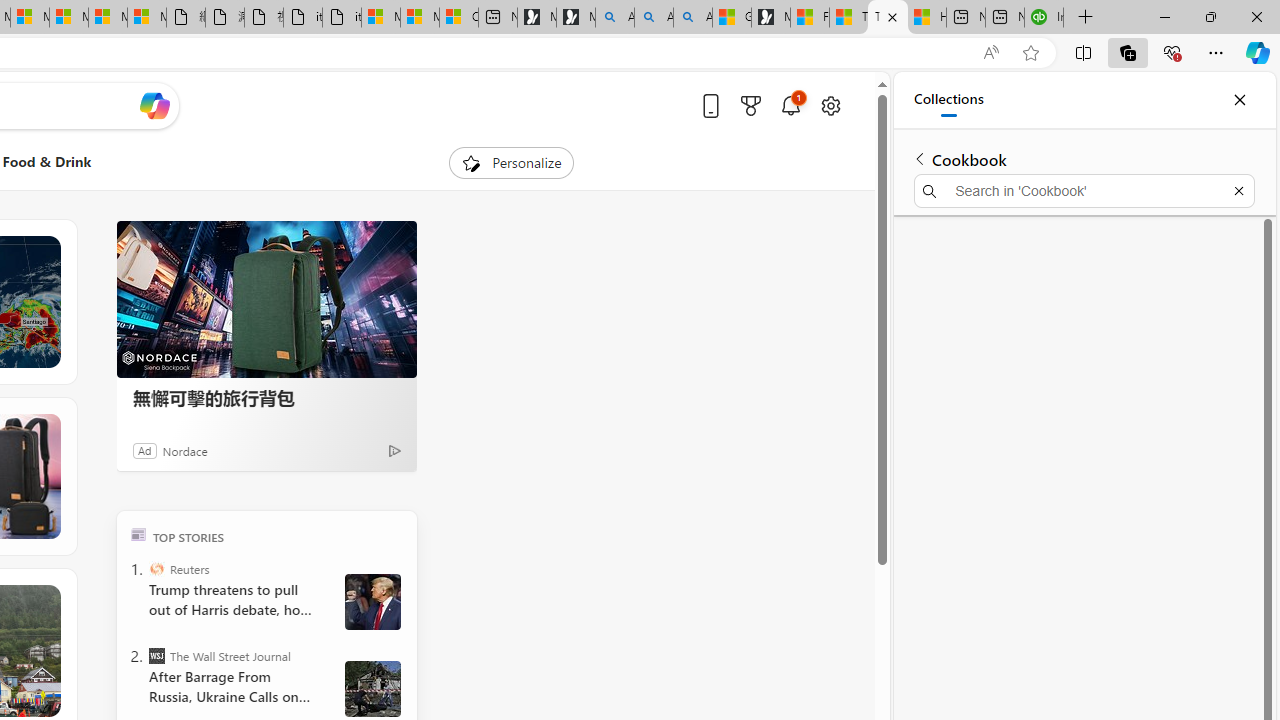 The width and height of the screenshot is (1280, 720). I want to click on 'Exit search', so click(1238, 191).